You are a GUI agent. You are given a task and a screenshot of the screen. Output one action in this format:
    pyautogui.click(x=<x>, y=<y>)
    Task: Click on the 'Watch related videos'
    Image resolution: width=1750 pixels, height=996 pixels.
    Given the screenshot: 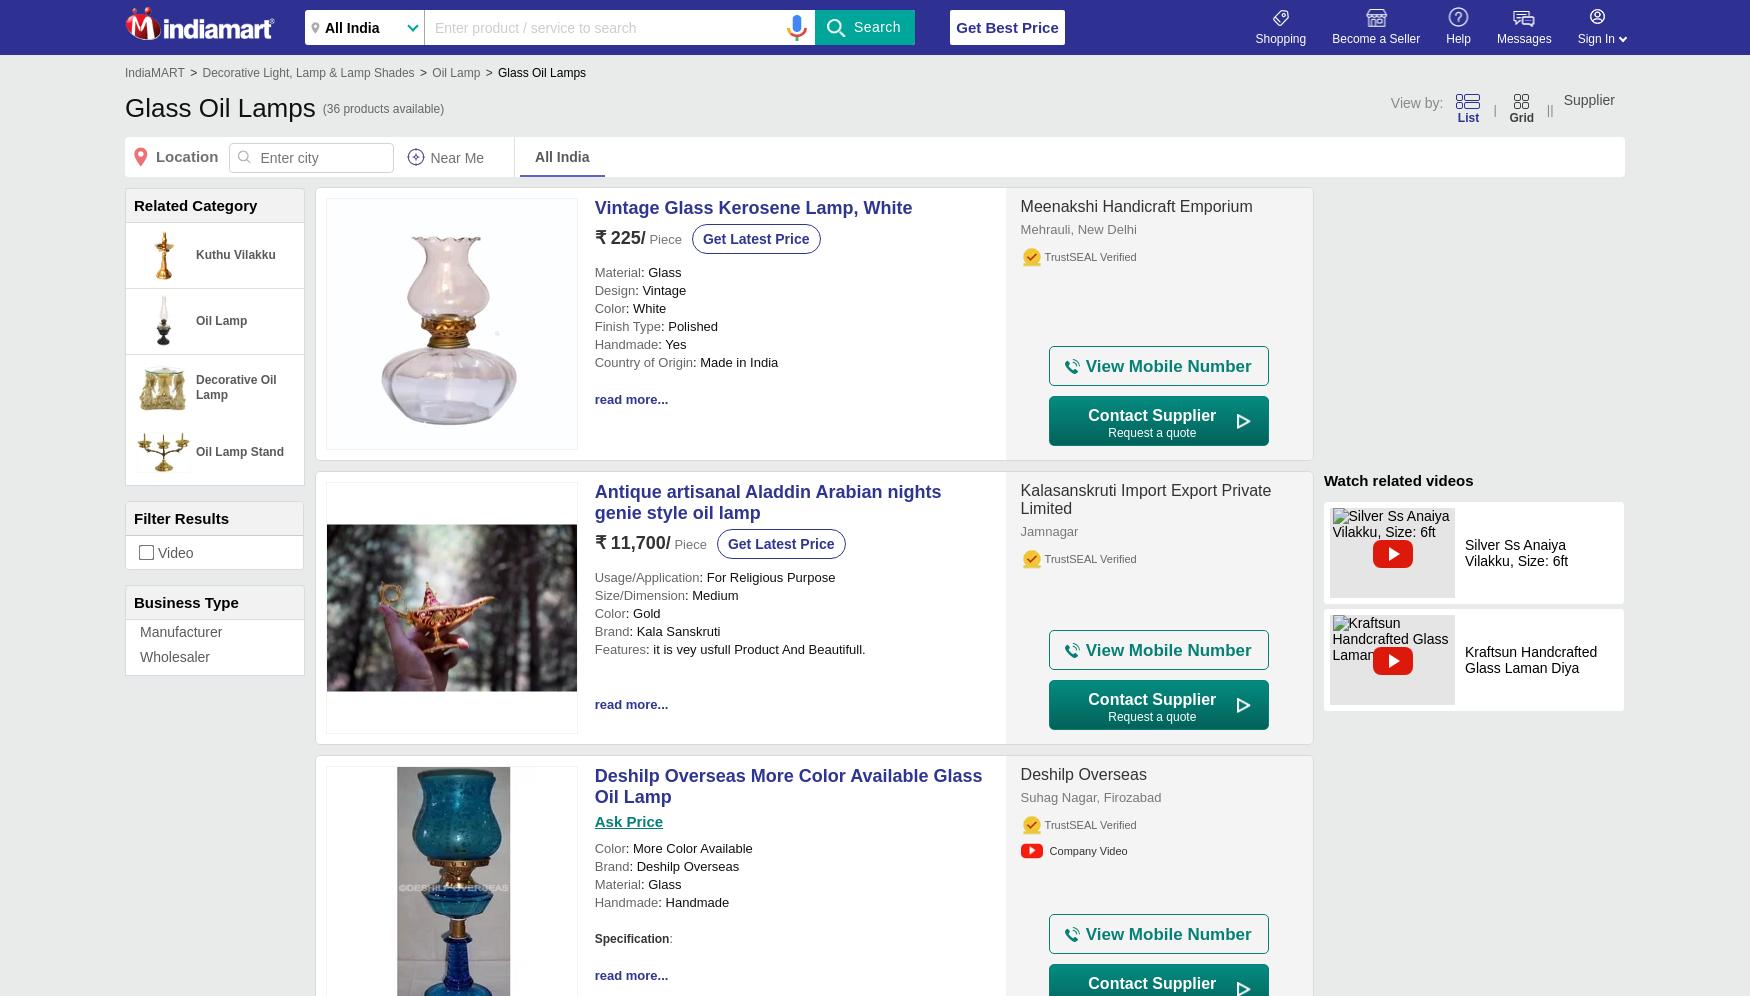 What is the action you would take?
    pyautogui.click(x=1324, y=479)
    